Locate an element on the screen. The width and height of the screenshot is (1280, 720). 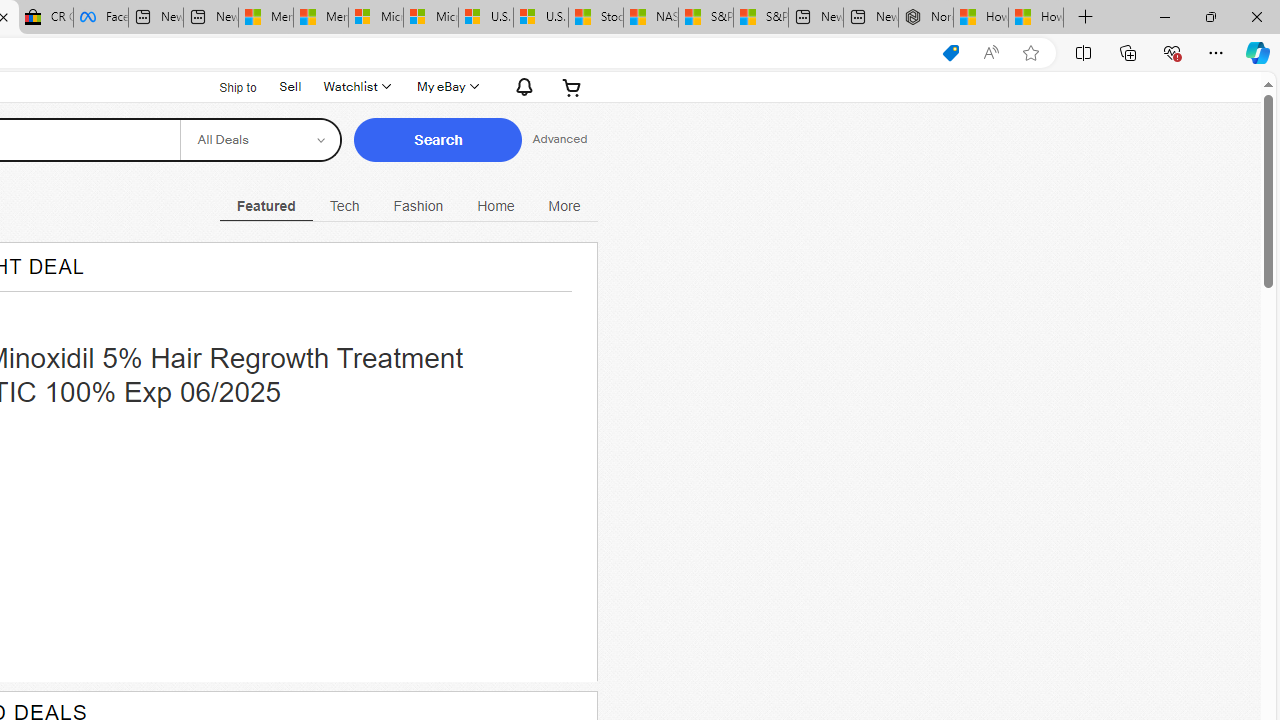
'Class: navigation-desktop-with-flyout open-left' is located at coordinates (563, 203).